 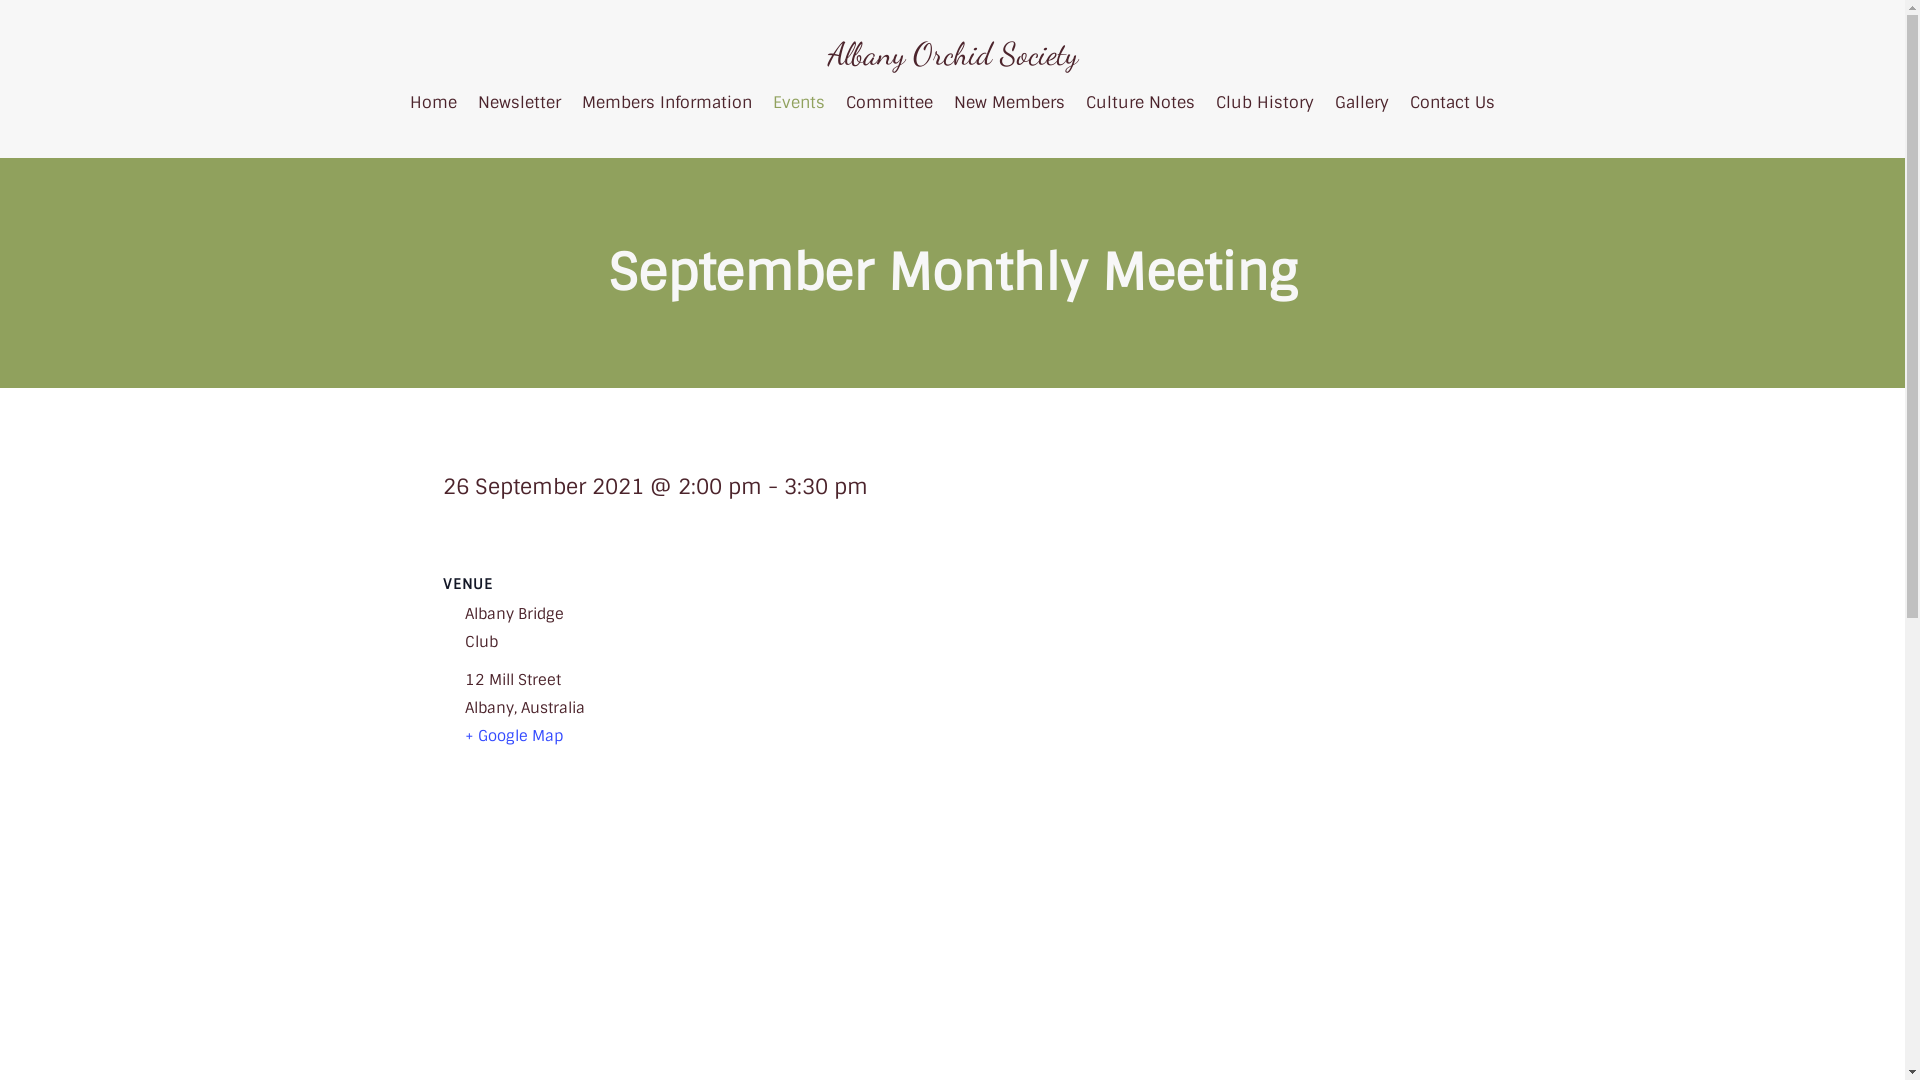 I want to click on 'Newsletter', so click(x=519, y=100).